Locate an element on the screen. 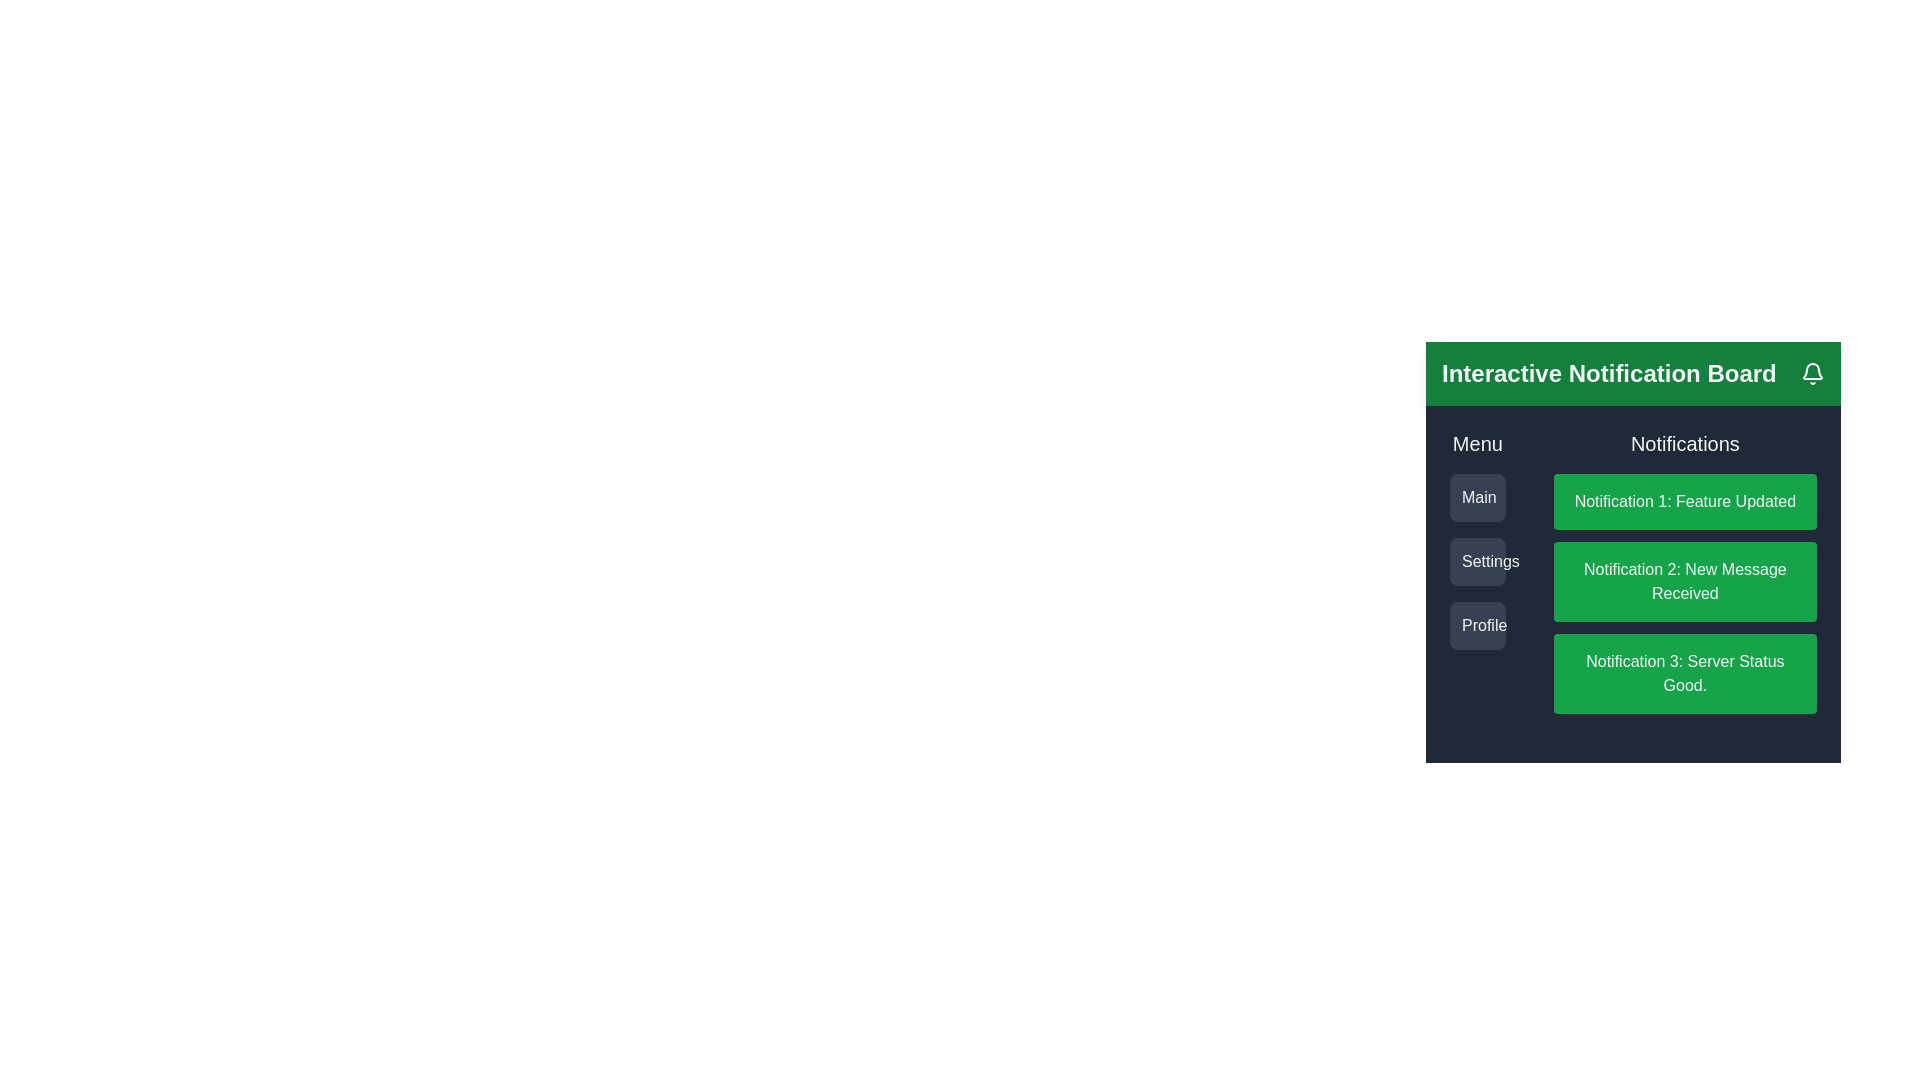 This screenshot has height=1080, width=1920. the second button in the vertical menu labeled 'Menu' is located at coordinates (1477, 562).